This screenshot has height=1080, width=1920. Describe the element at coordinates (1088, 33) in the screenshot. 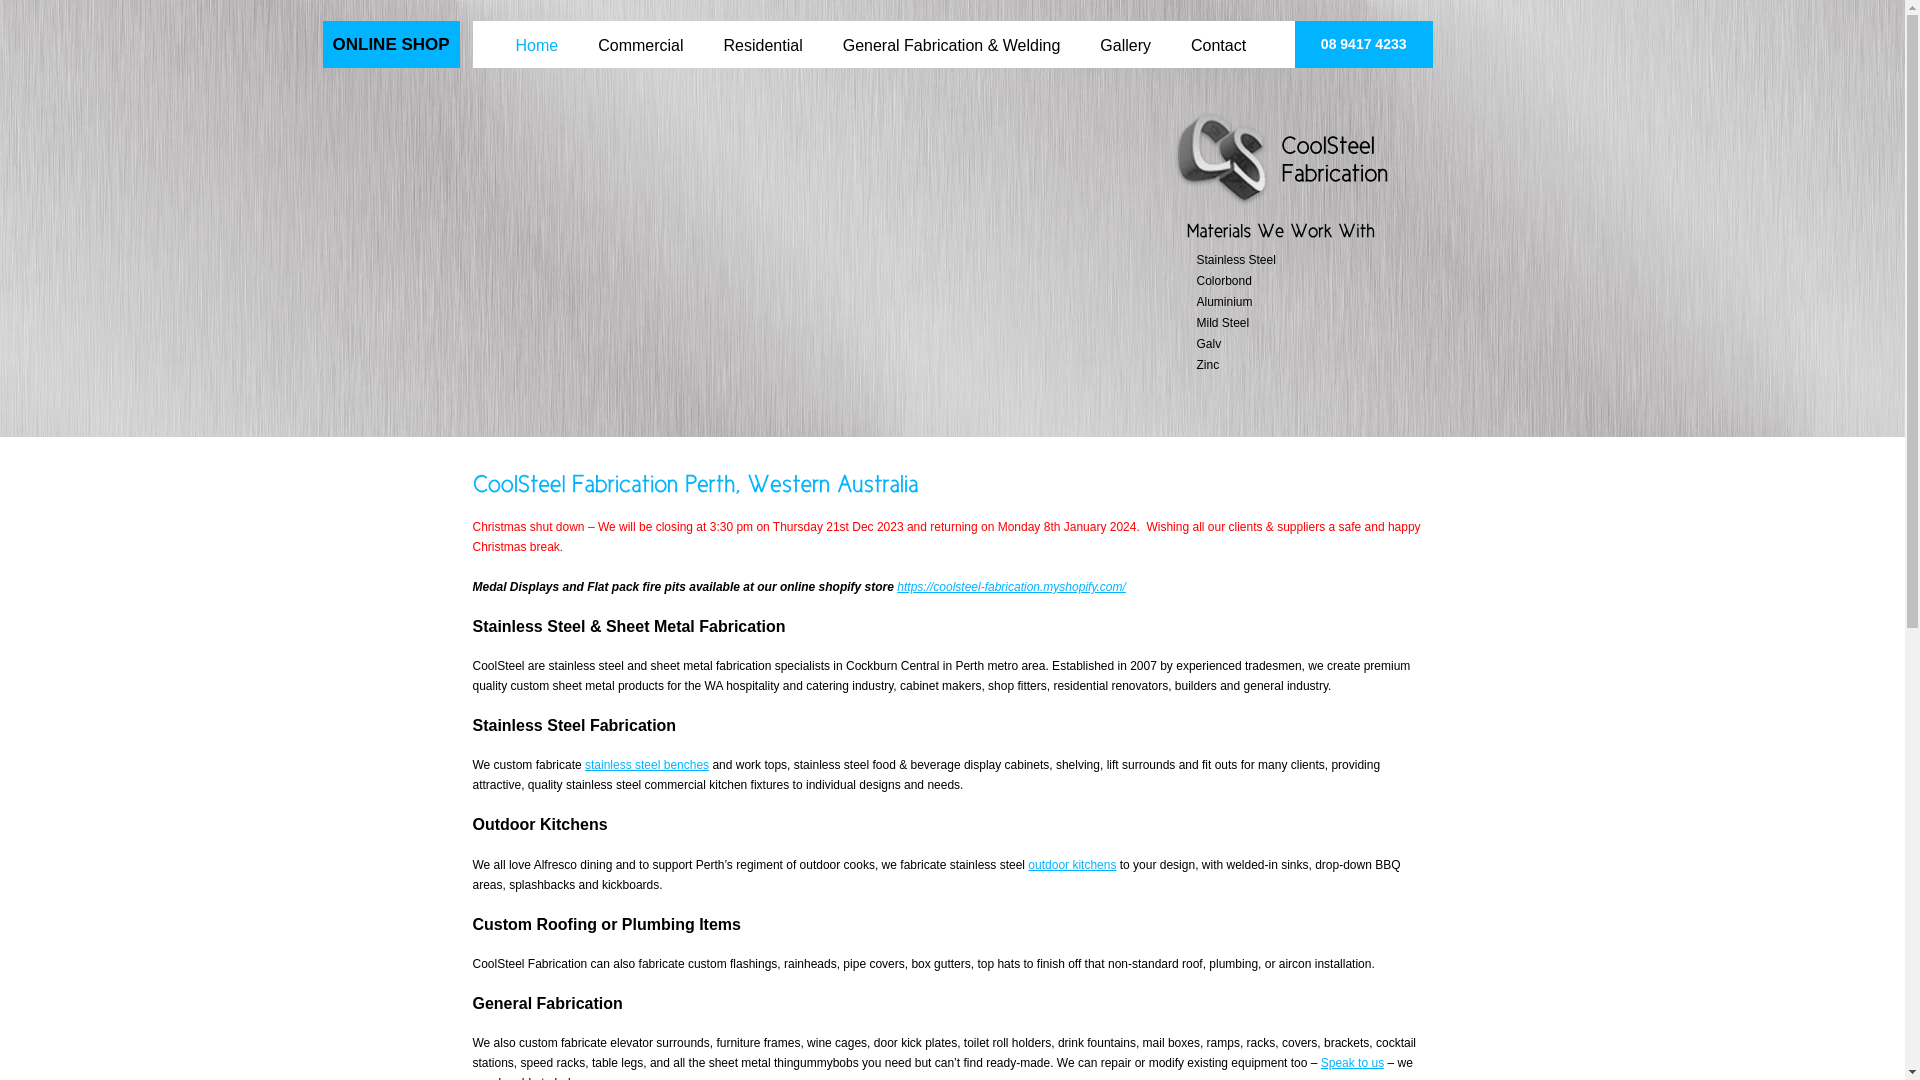

I see `'Gallery'` at that location.